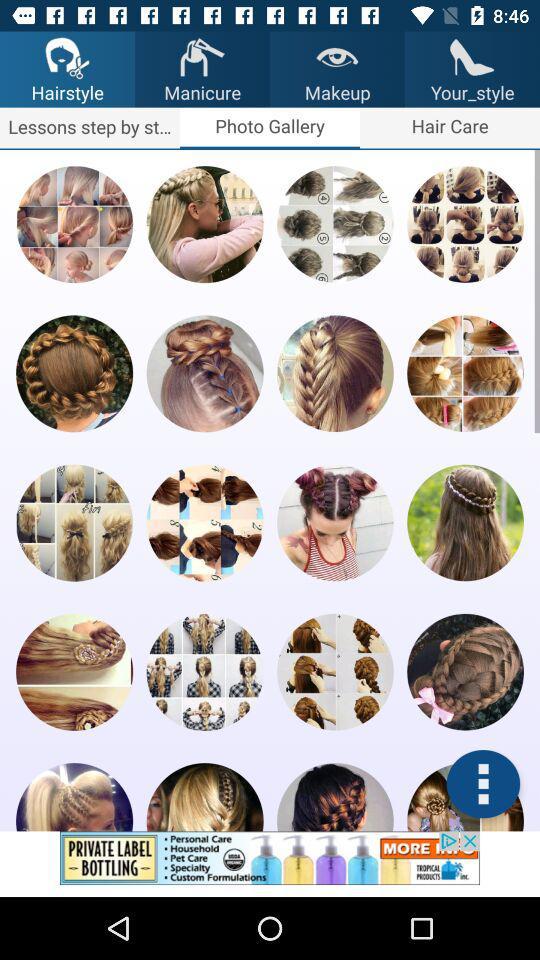 This screenshot has width=540, height=960. I want to click on open this image, so click(73, 672).